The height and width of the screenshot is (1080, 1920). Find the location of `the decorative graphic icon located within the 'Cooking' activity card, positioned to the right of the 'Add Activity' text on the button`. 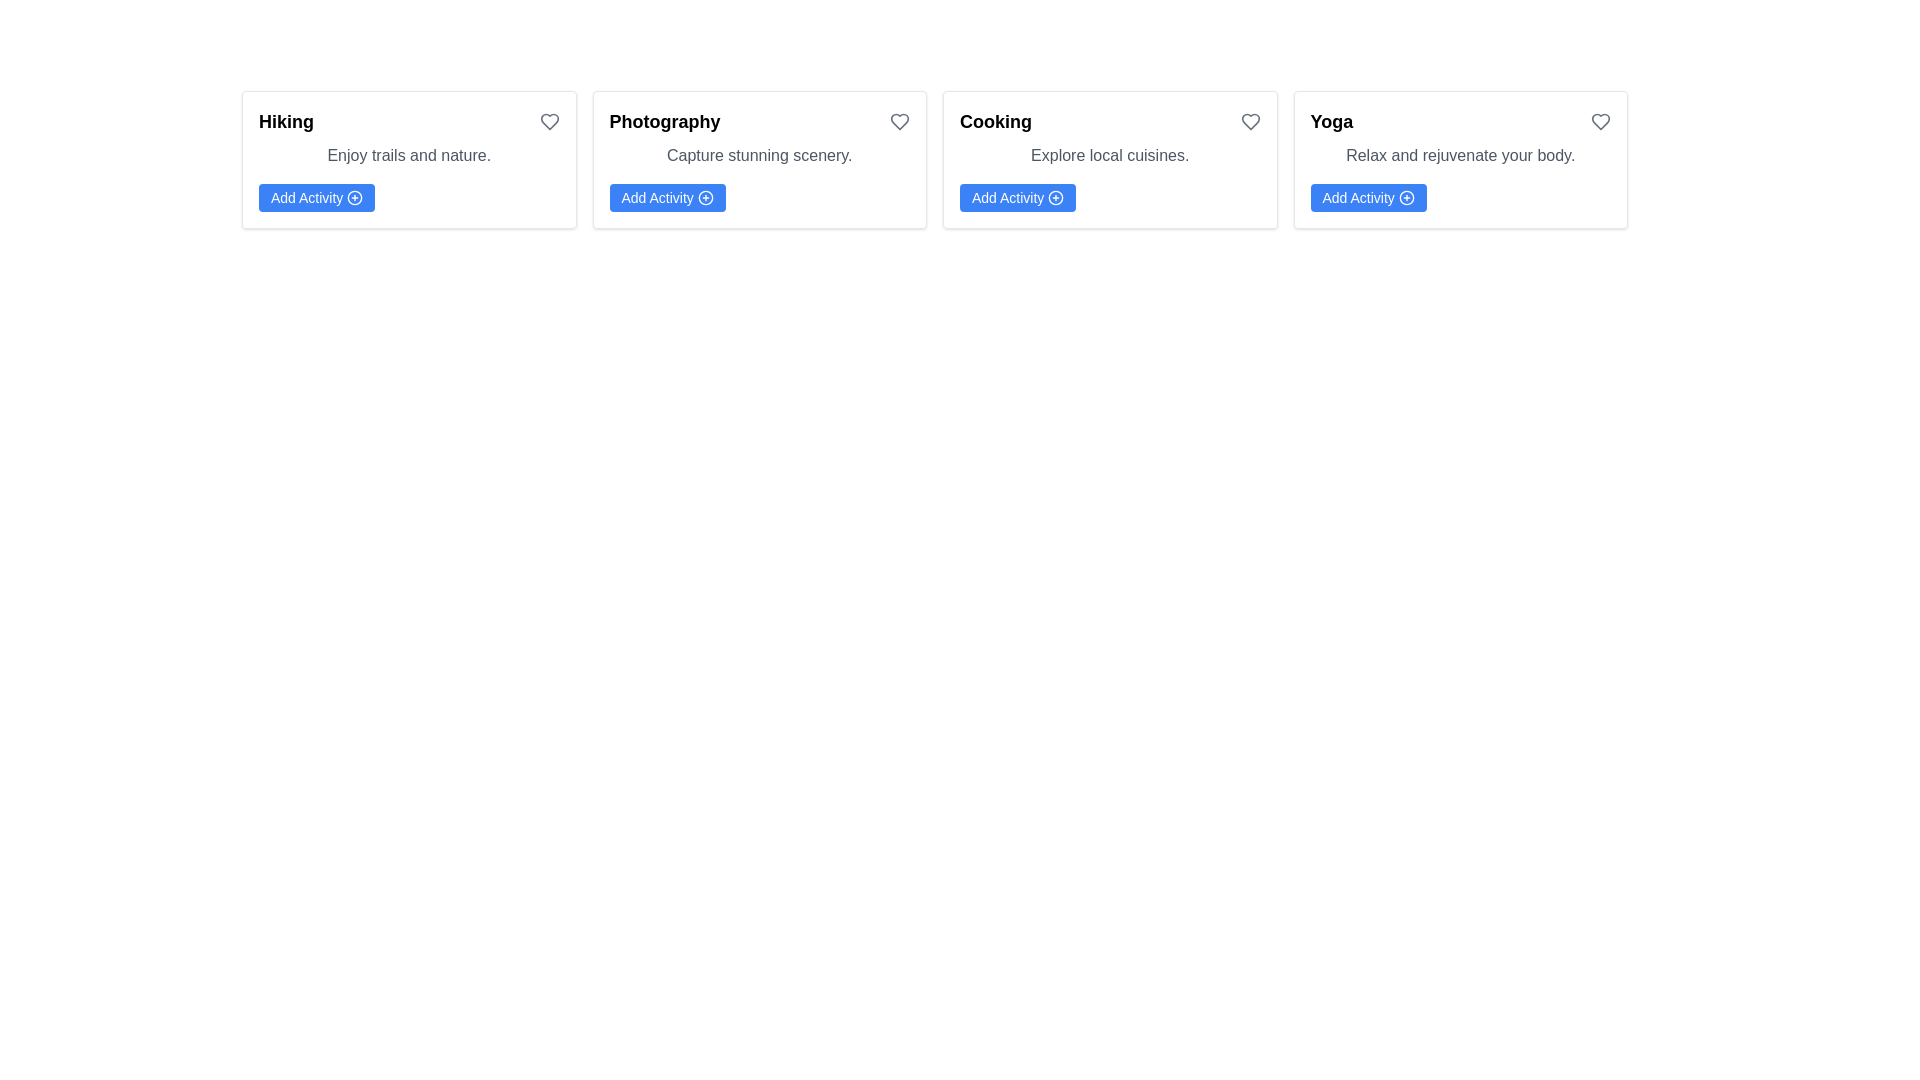

the decorative graphic icon located within the 'Cooking' activity card, positioned to the right of the 'Add Activity' text on the button is located at coordinates (1055, 197).